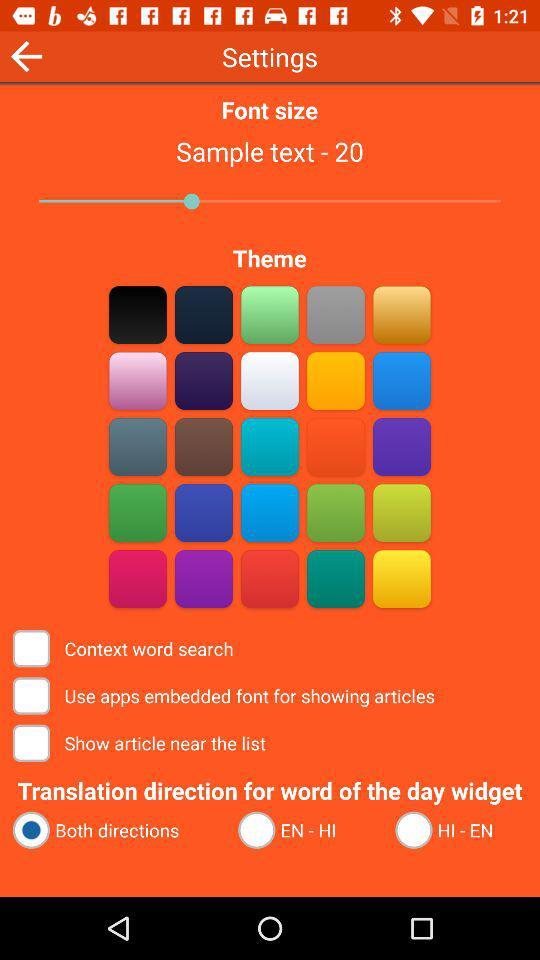 Image resolution: width=540 pixels, height=960 pixels. I want to click on medium green, so click(335, 512).